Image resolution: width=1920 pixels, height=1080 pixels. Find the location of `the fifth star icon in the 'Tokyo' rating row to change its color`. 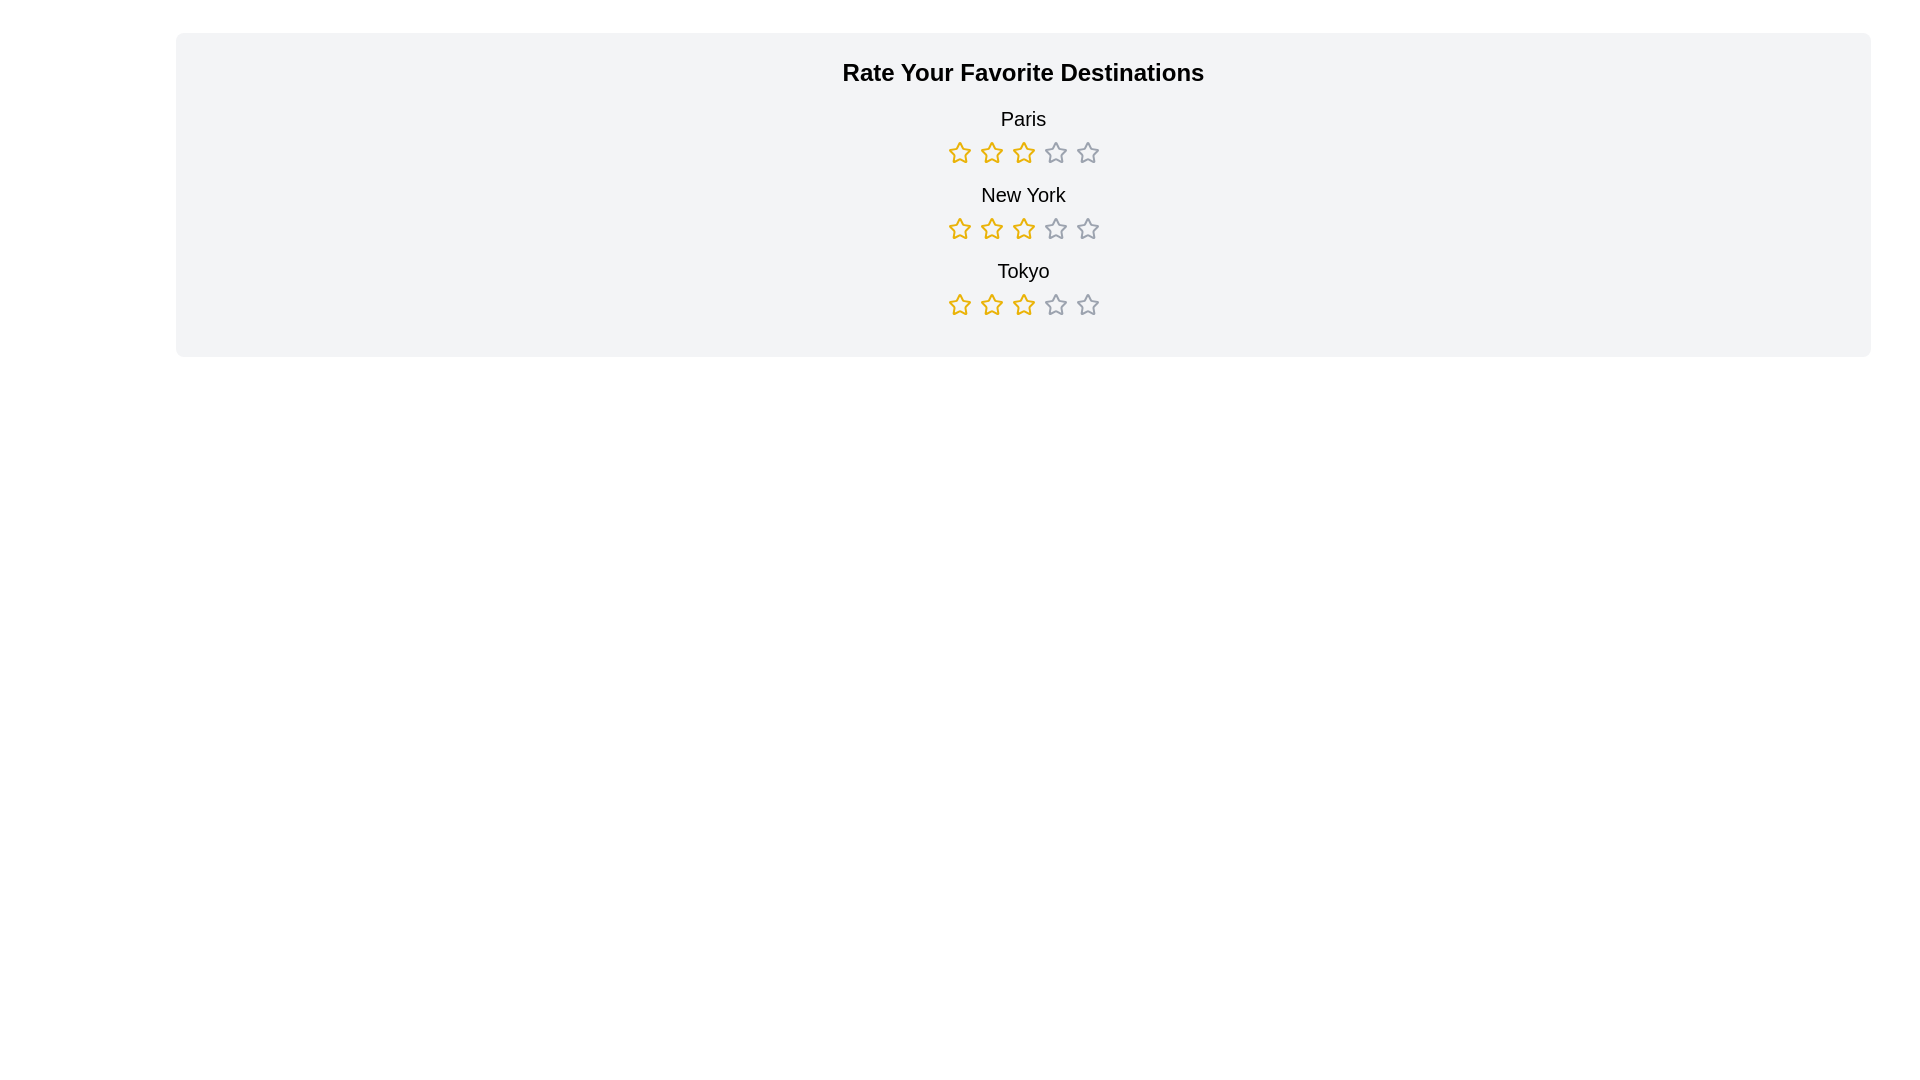

the fifth star icon in the 'Tokyo' rating row to change its color is located at coordinates (1086, 304).